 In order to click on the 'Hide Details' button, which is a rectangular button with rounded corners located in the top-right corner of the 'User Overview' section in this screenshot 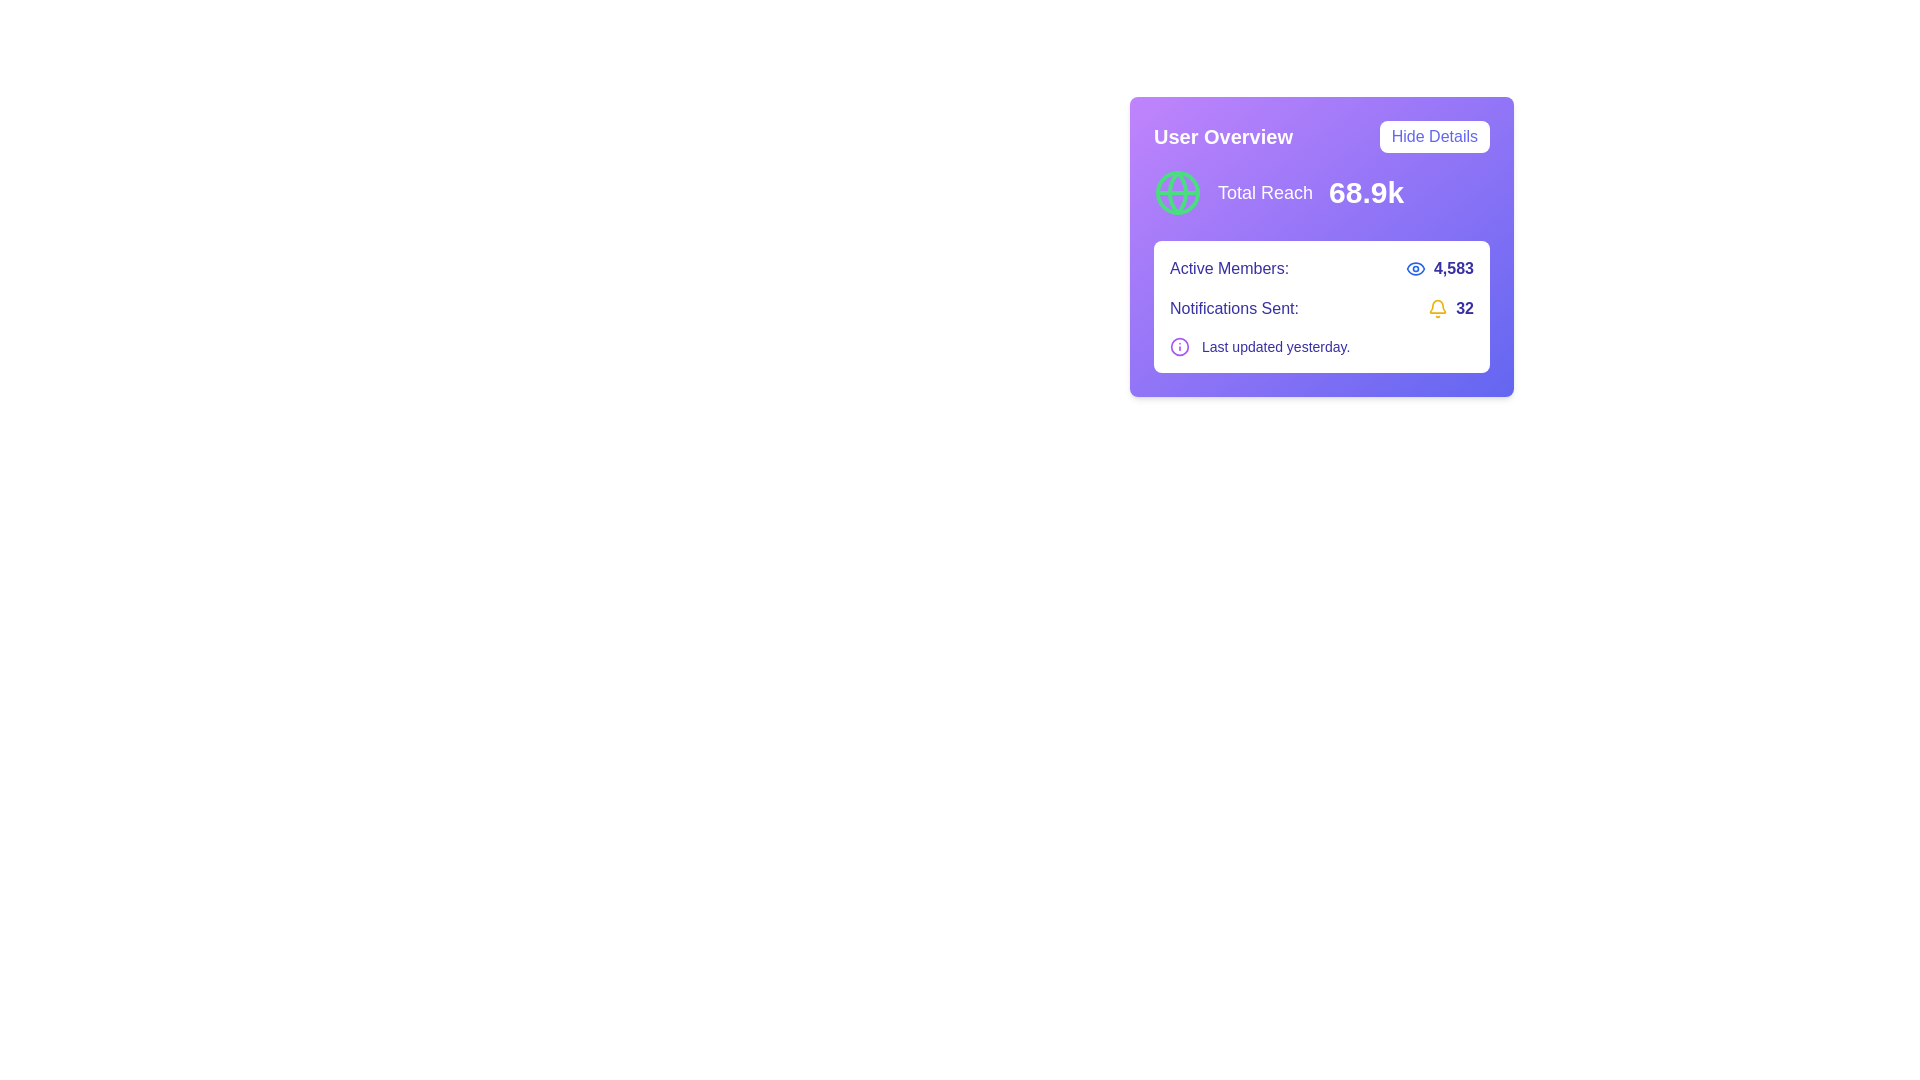, I will do `click(1433, 136)`.